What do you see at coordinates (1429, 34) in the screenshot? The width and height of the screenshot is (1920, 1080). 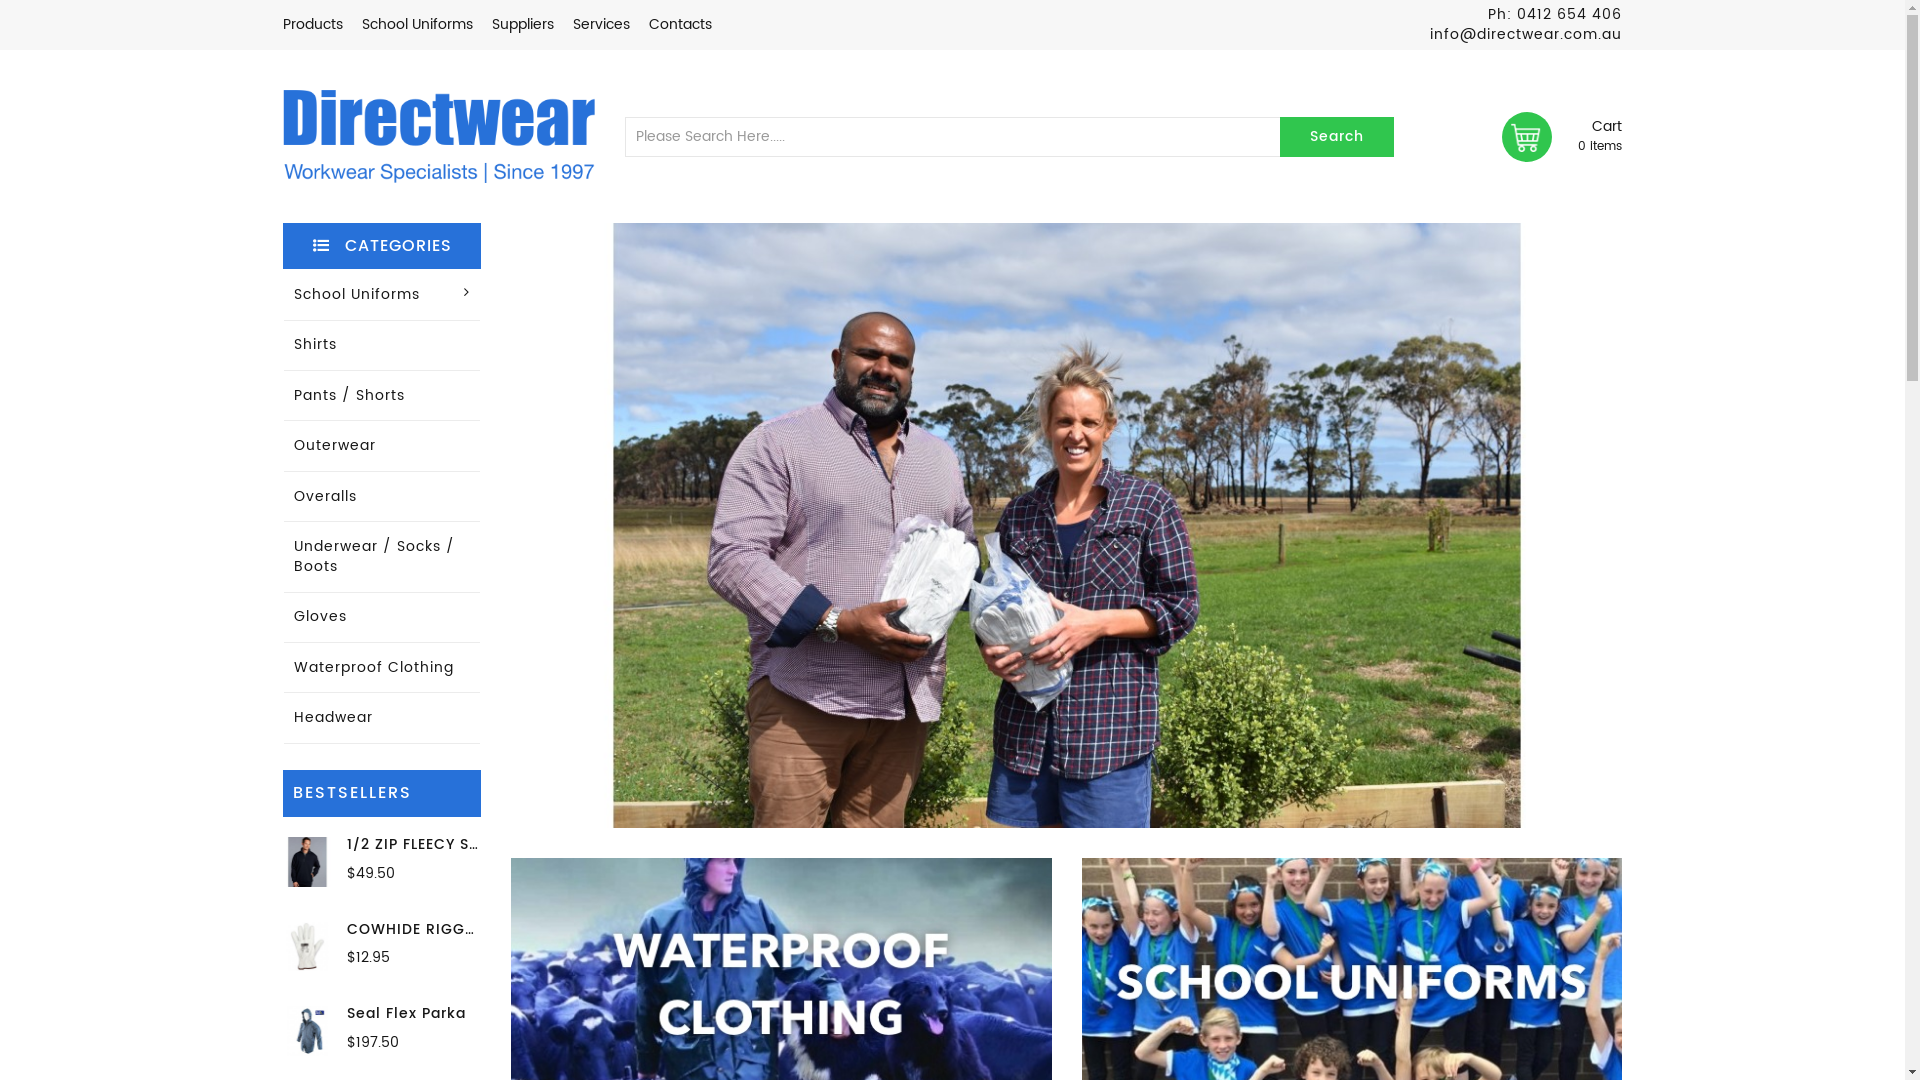 I see `'info@directwear.com.au'` at bounding box center [1429, 34].